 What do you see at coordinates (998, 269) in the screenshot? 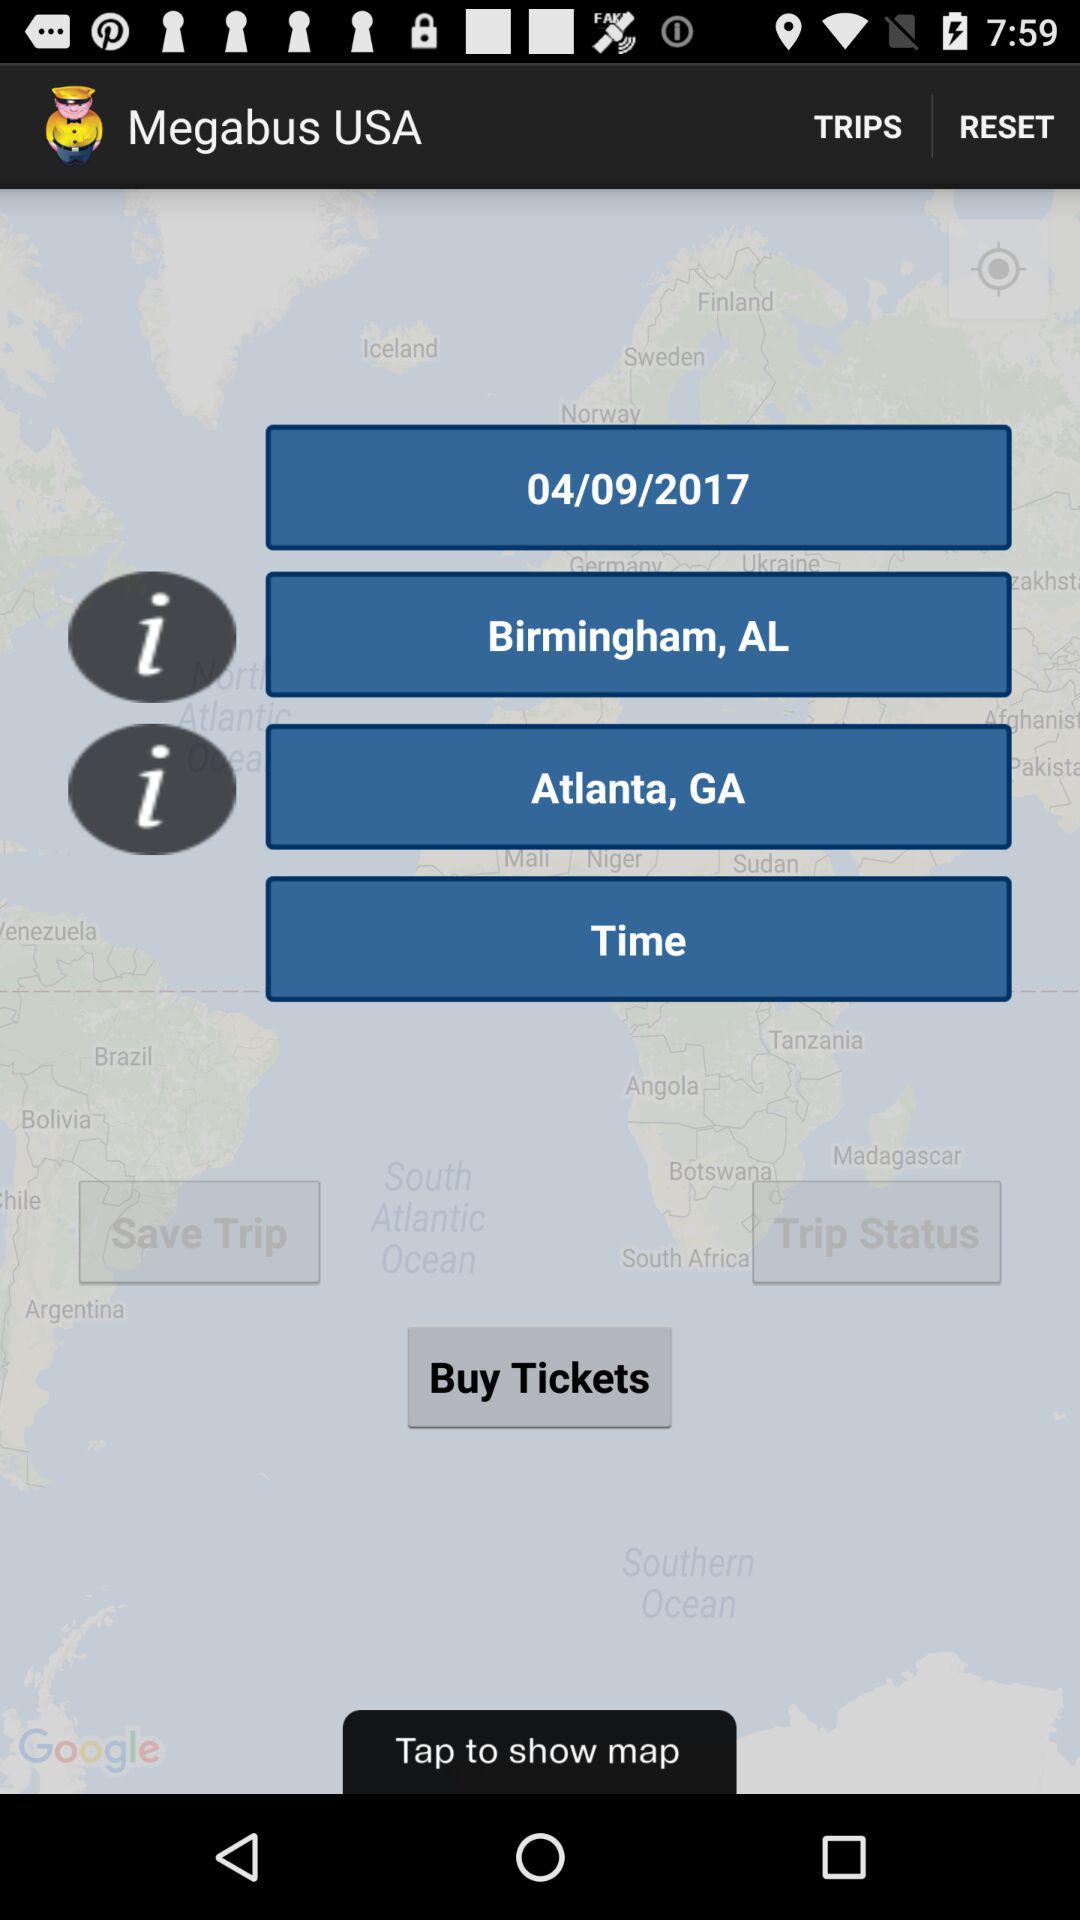
I see `item above 04/09/2017 item` at bounding box center [998, 269].